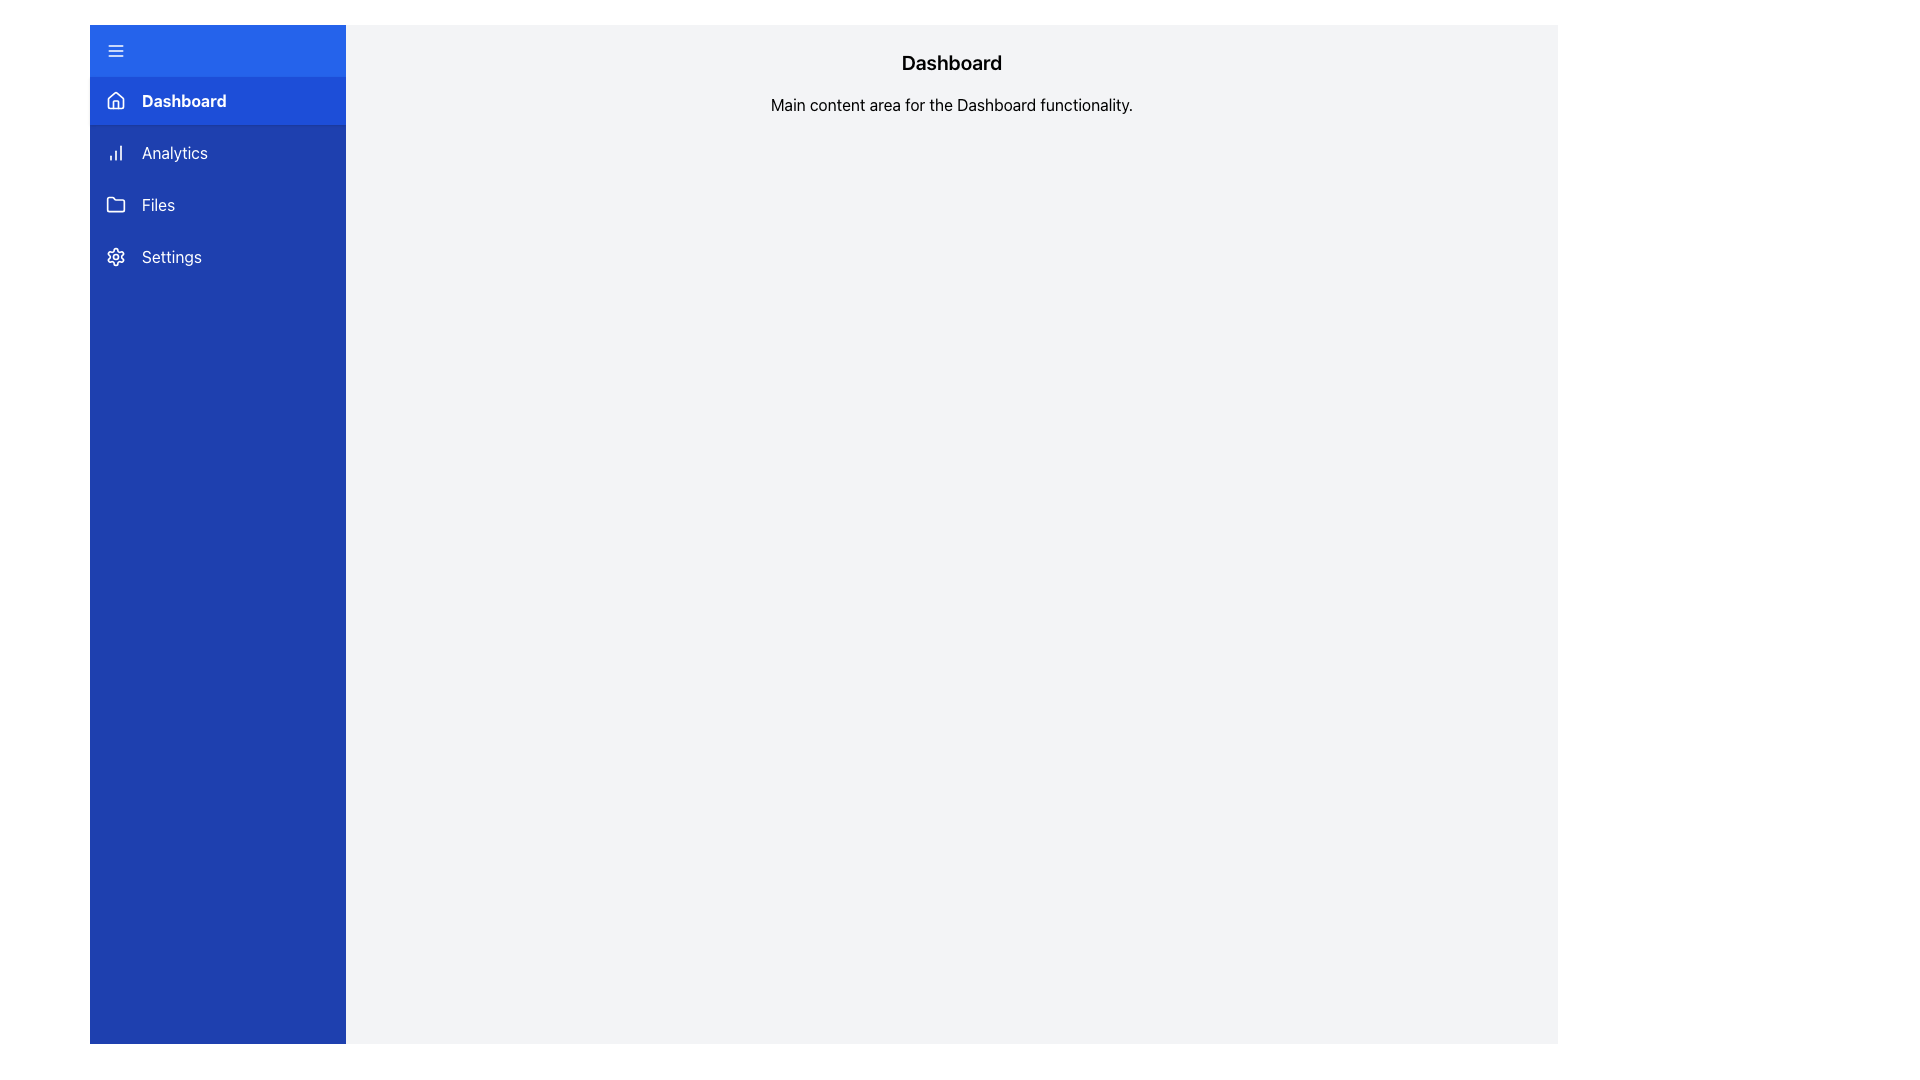 This screenshot has width=1920, height=1080. I want to click on the folder icon in the left navigation panel, which represents the 'Files' navigation menu item, so click(114, 204).